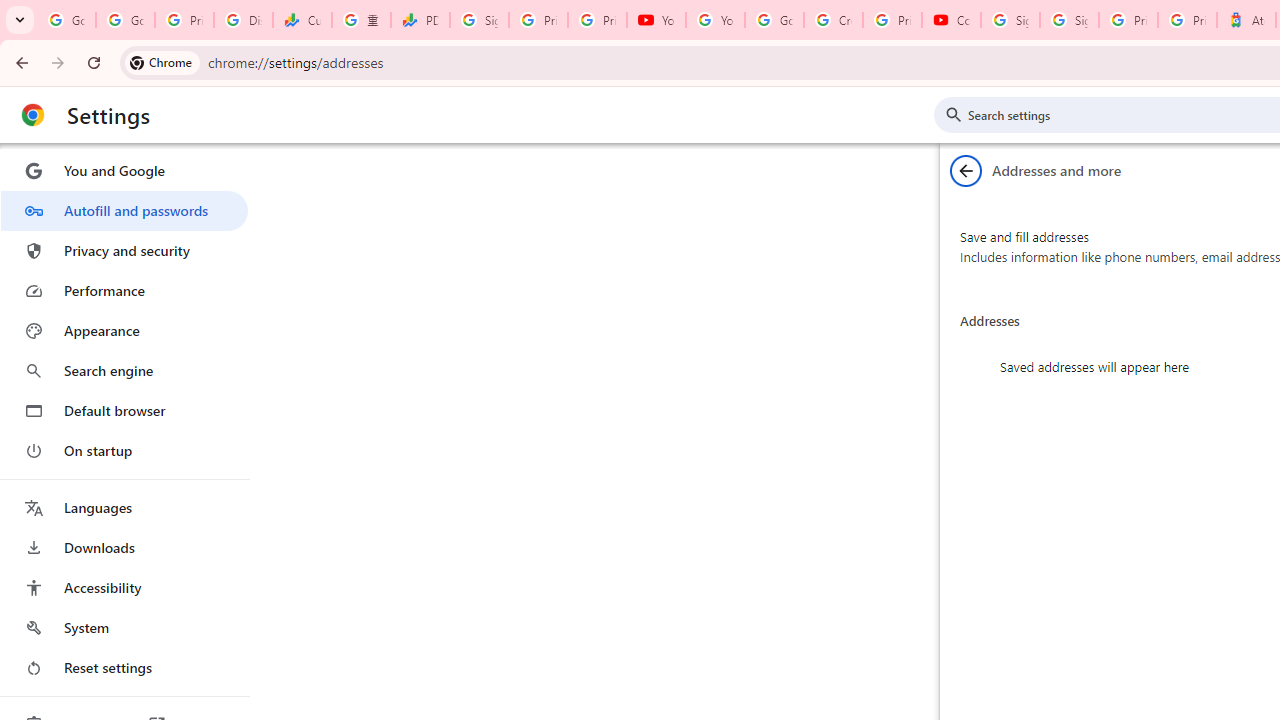 The height and width of the screenshot is (720, 1280). I want to click on 'Languages', so click(123, 506).